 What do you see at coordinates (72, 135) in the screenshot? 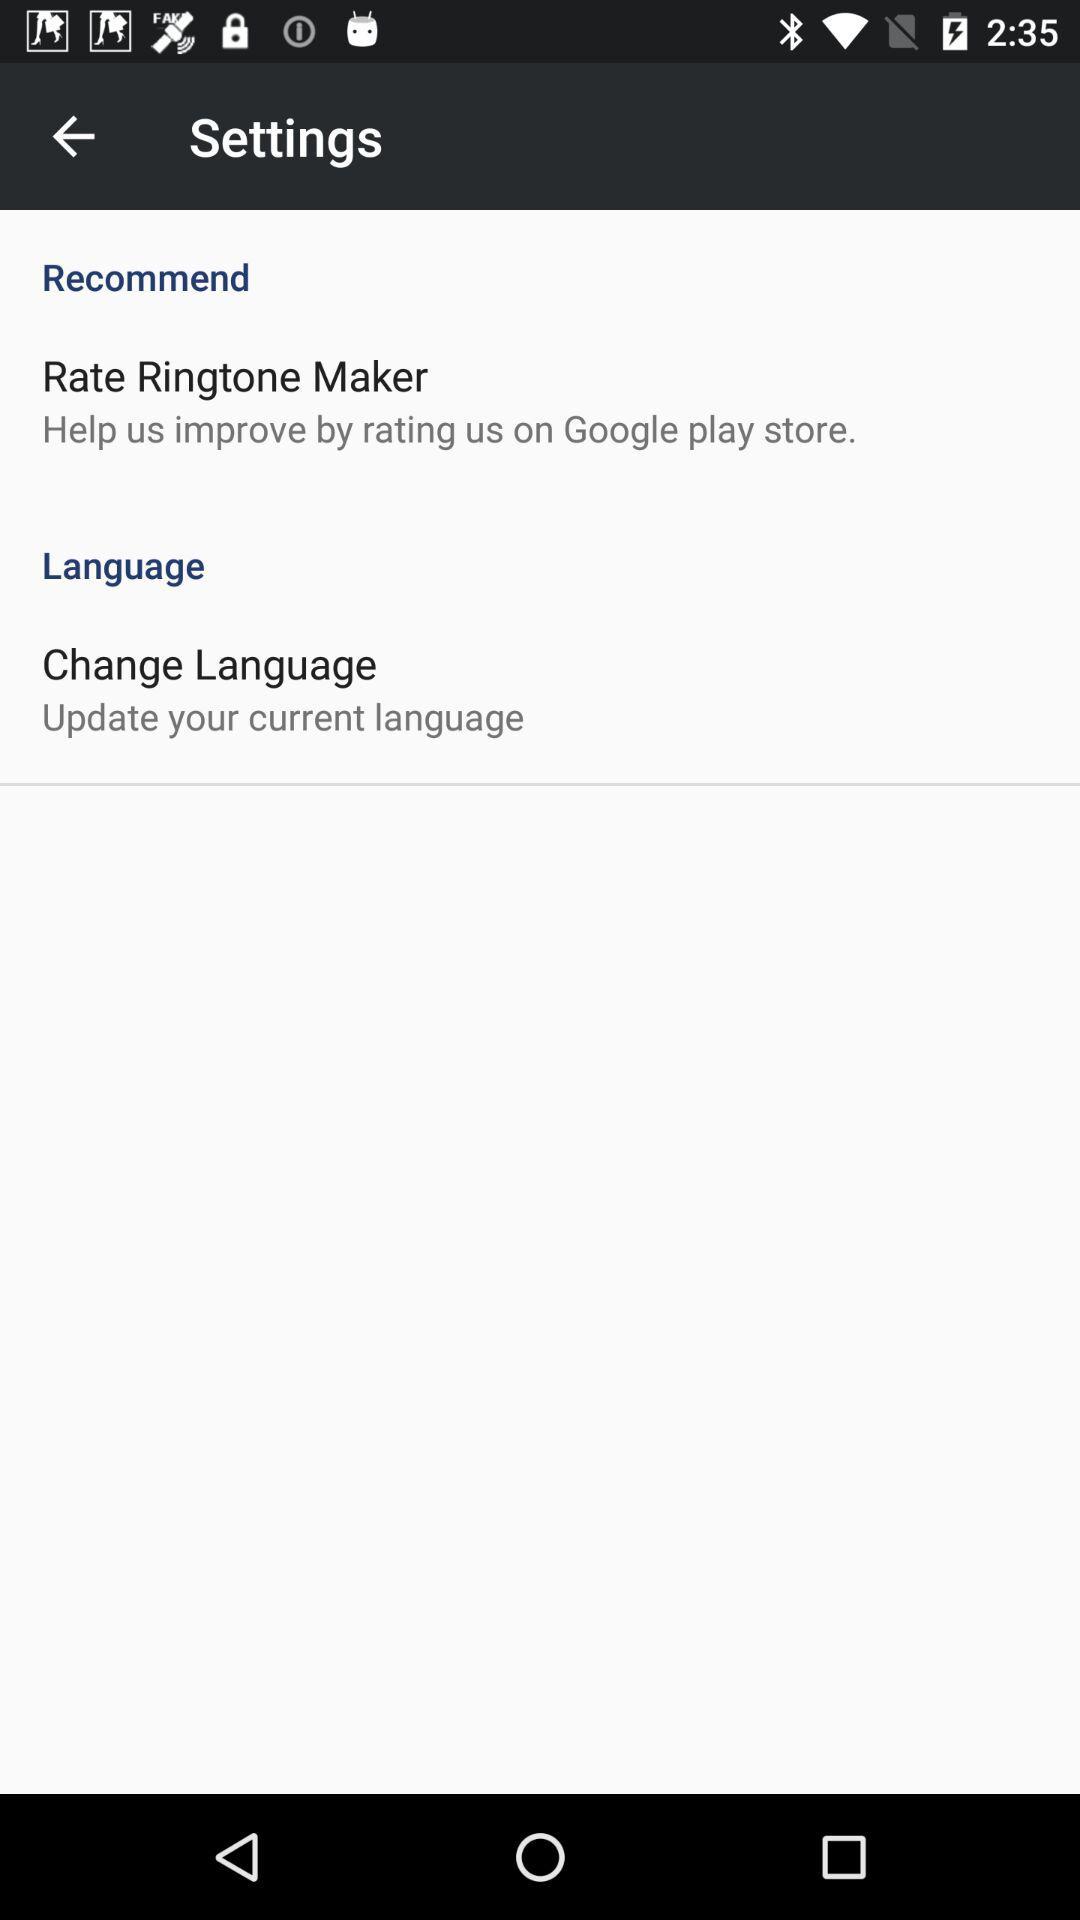
I see `the item to the left of the settings icon` at bounding box center [72, 135].